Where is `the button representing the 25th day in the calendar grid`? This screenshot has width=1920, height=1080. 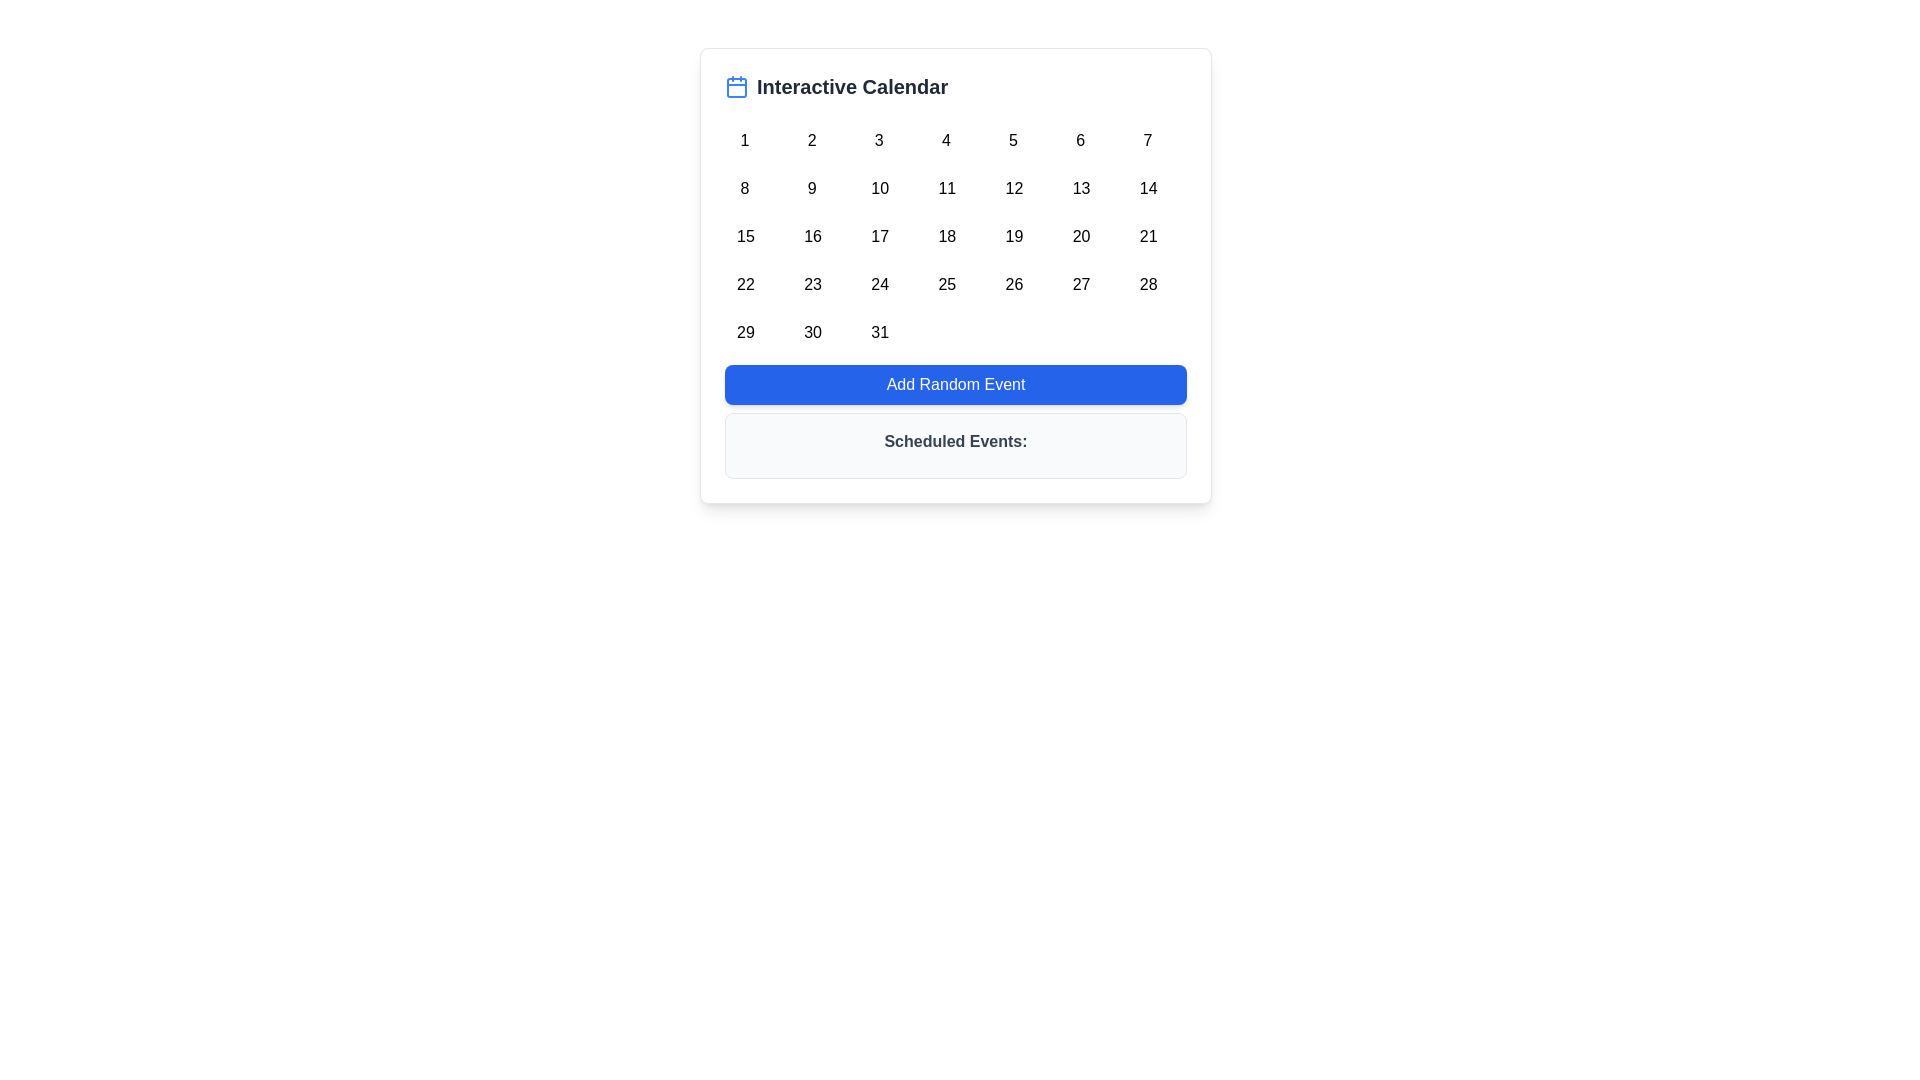
the button representing the 25th day in the calendar grid is located at coordinates (945, 281).